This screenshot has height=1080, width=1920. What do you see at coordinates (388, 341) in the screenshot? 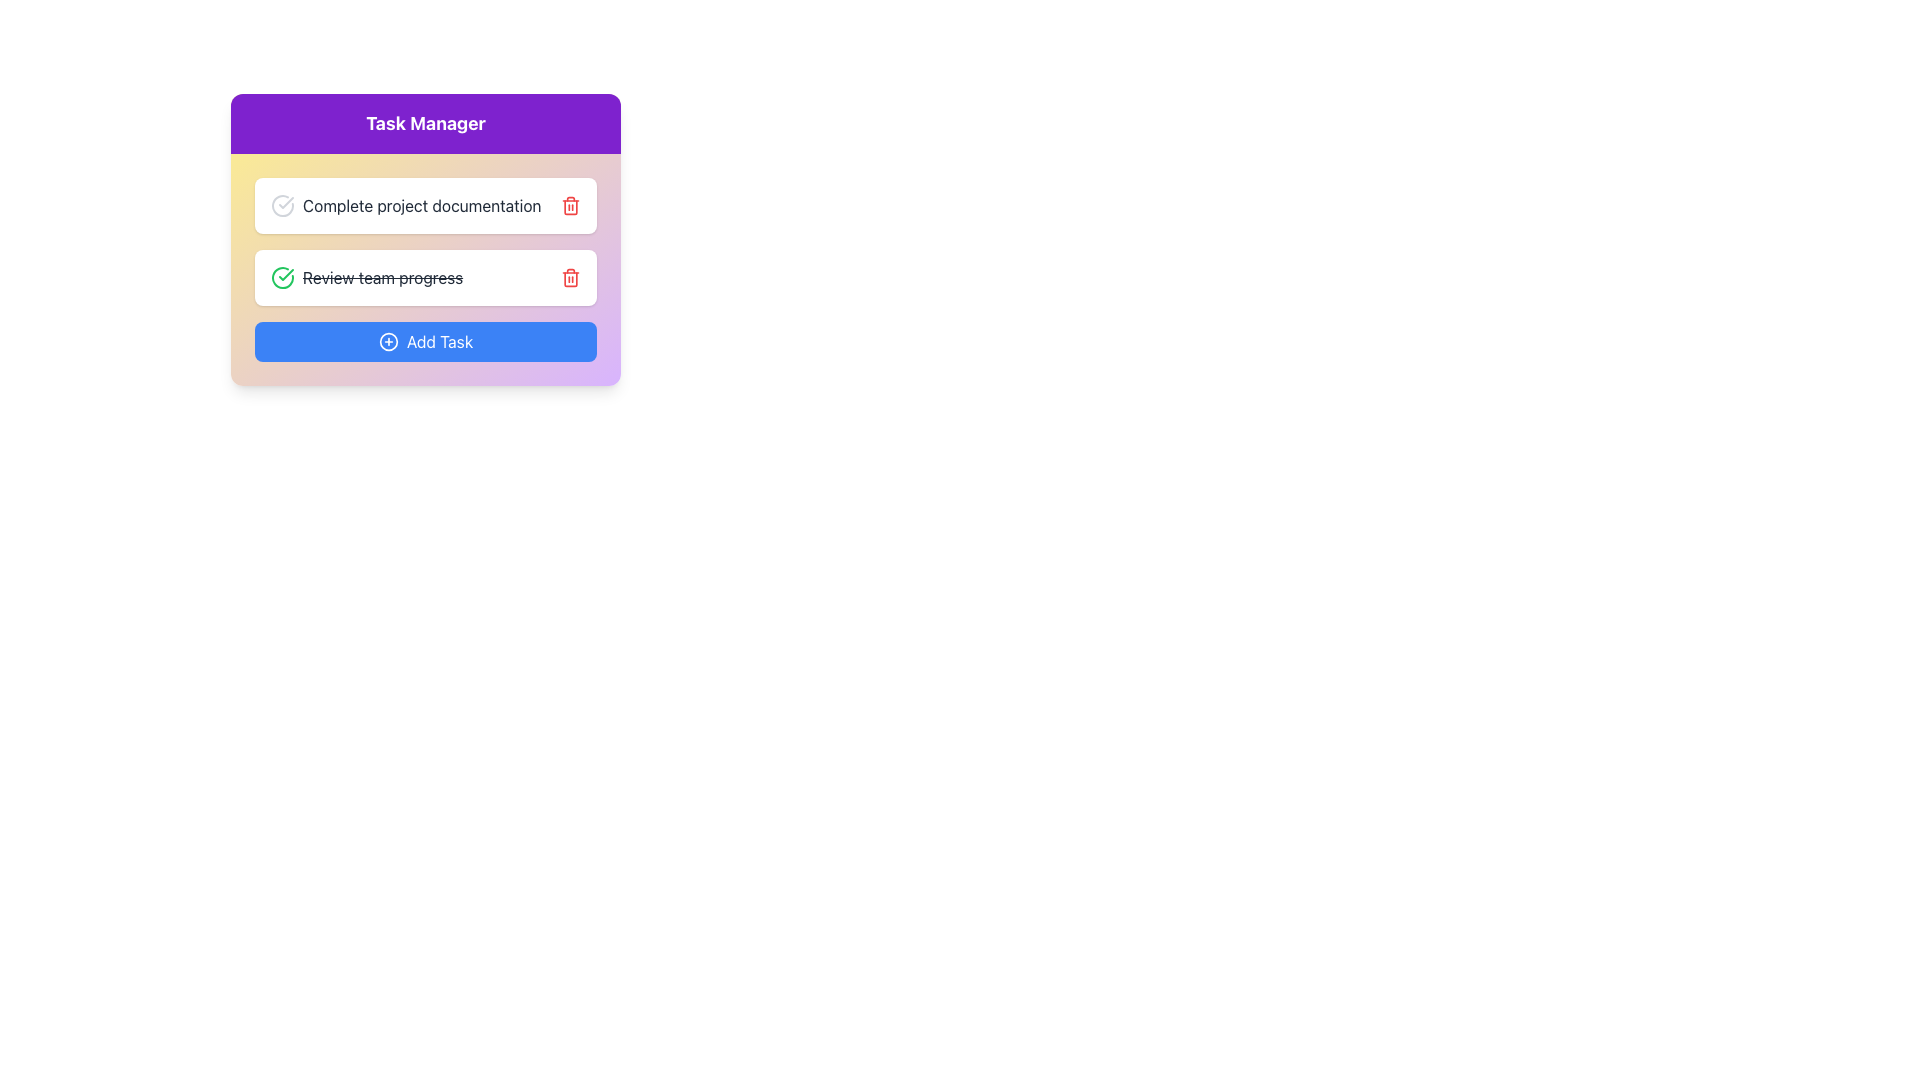
I see `the circular icon with a blue outline and a plus sign, located to the left of the 'Add Task' button at the bottom section of the Task Manager card` at bounding box center [388, 341].